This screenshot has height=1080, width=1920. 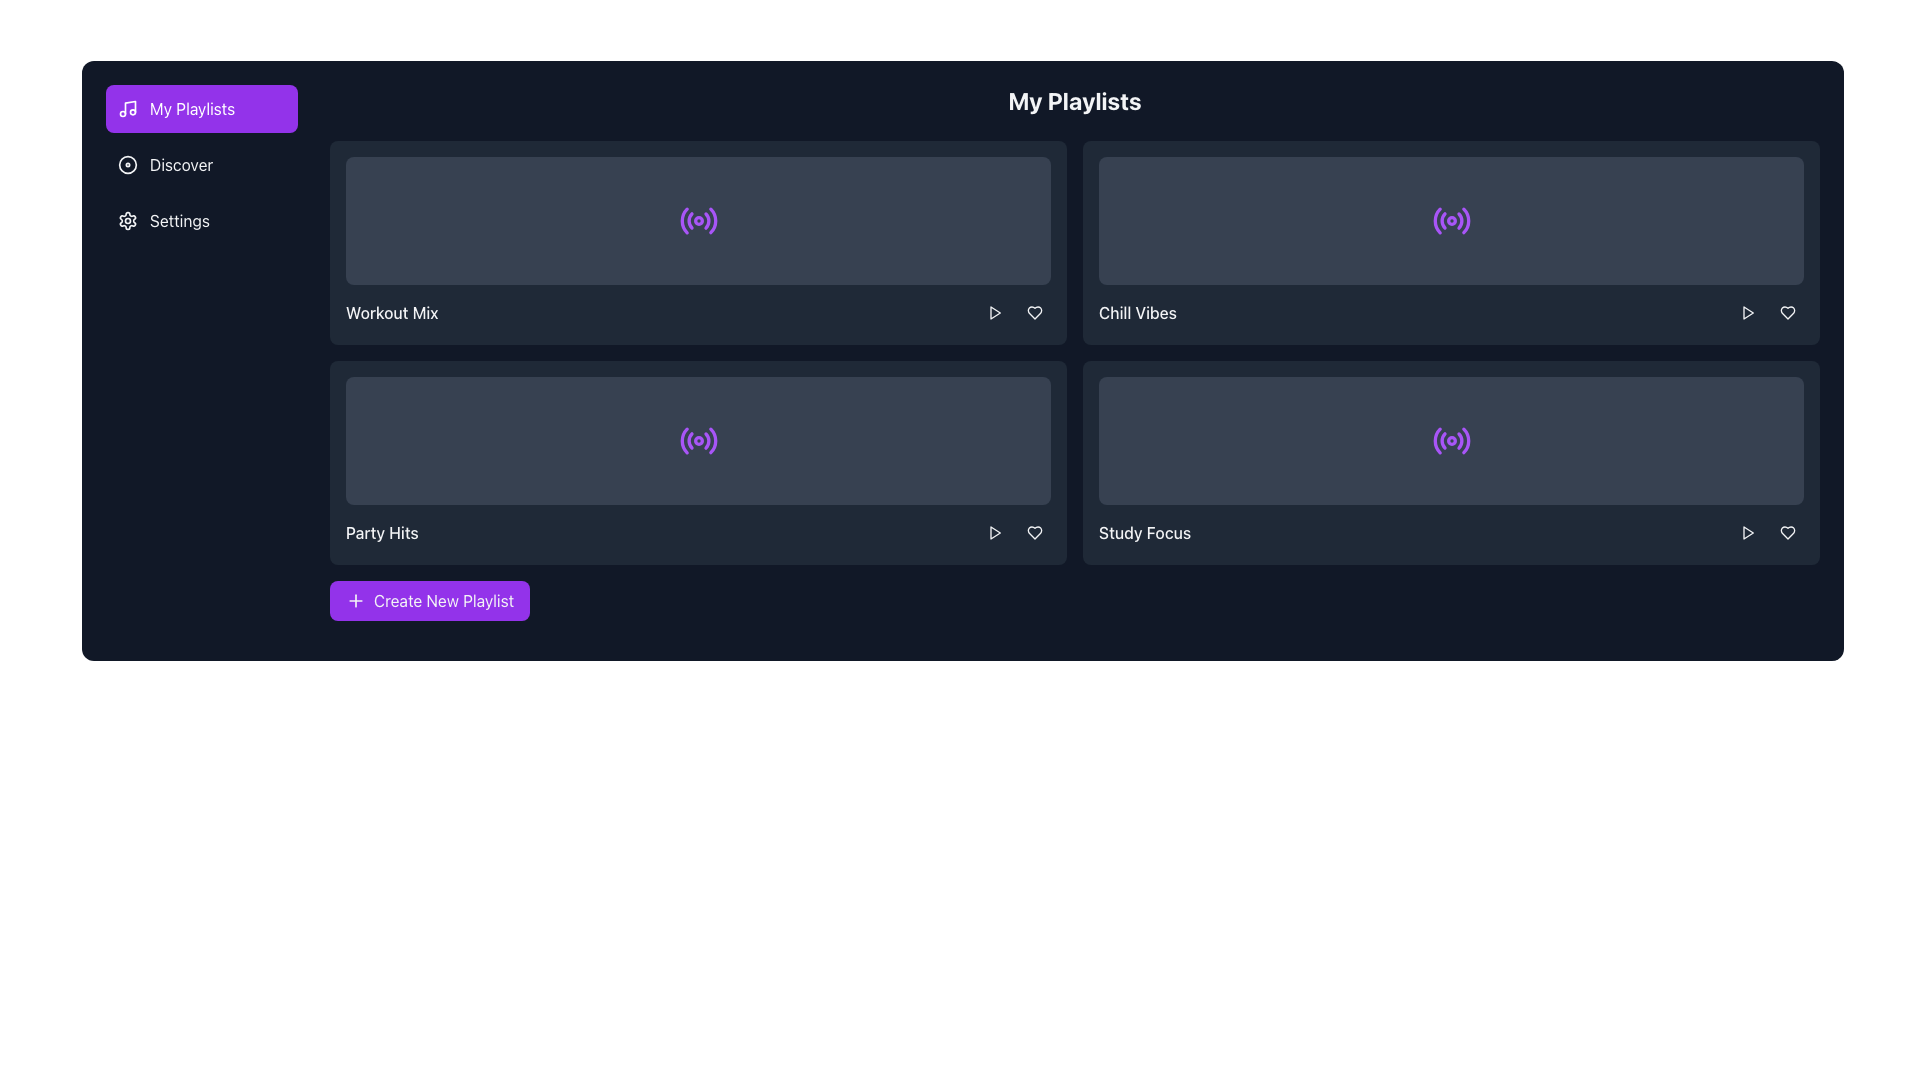 I want to click on the innermost arc on the left side of the circular radio wave icon, which is part of the 'Party Hits' playlist card located in the lower left corner of the grid layout, so click(x=684, y=439).